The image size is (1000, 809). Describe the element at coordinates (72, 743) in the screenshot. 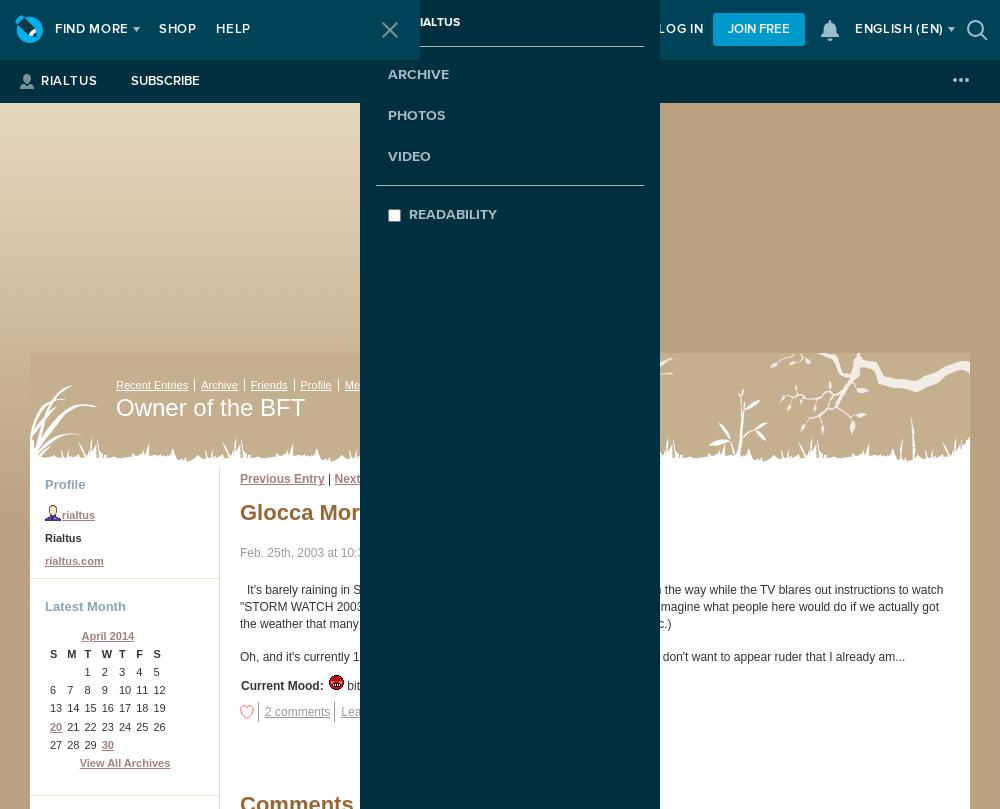

I see `'28'` at that location.